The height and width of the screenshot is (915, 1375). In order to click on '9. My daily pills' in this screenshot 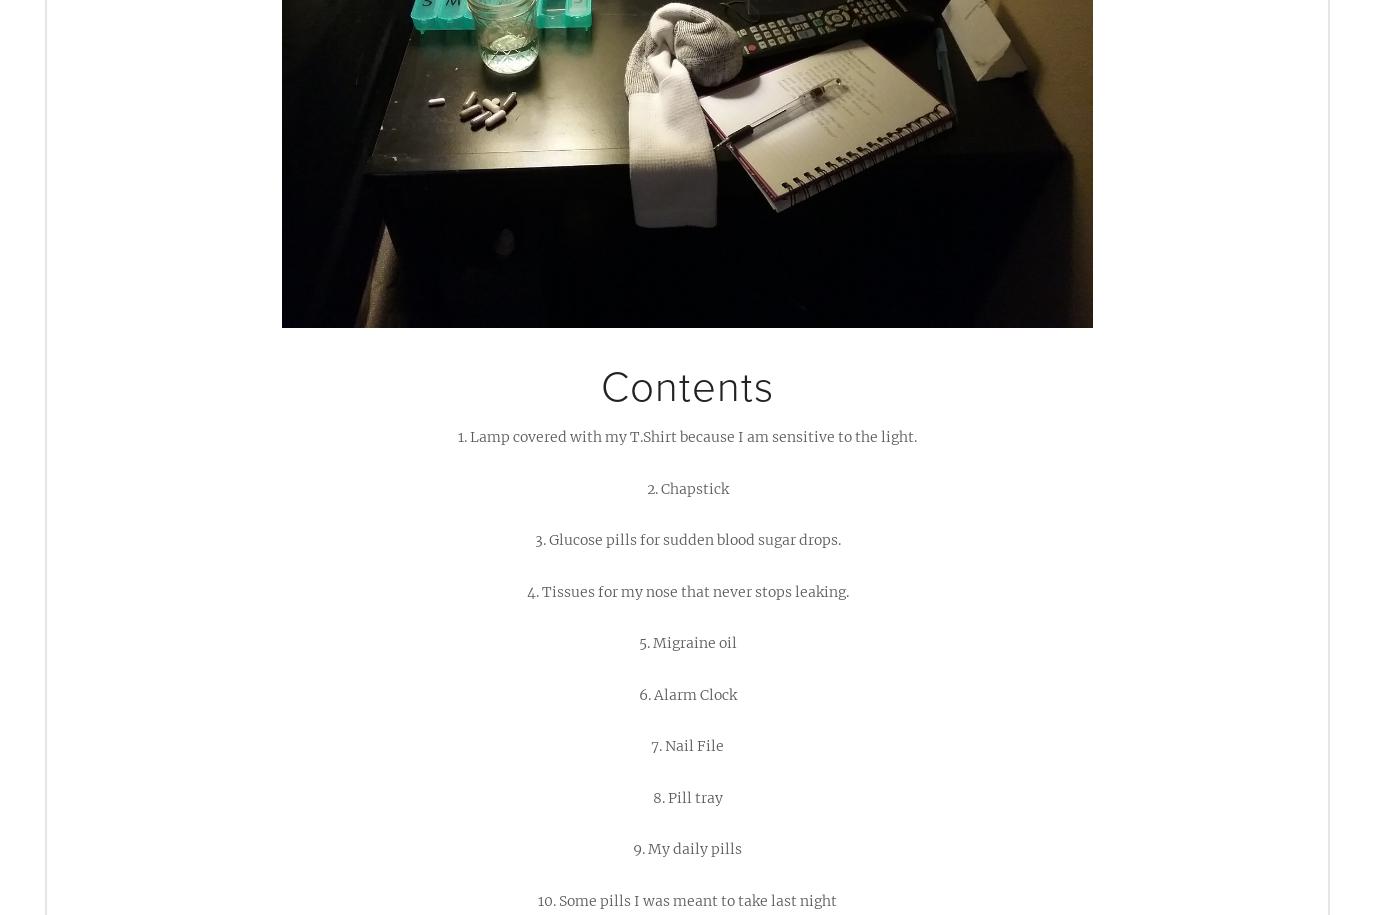, I will do `click(686, 849)`.